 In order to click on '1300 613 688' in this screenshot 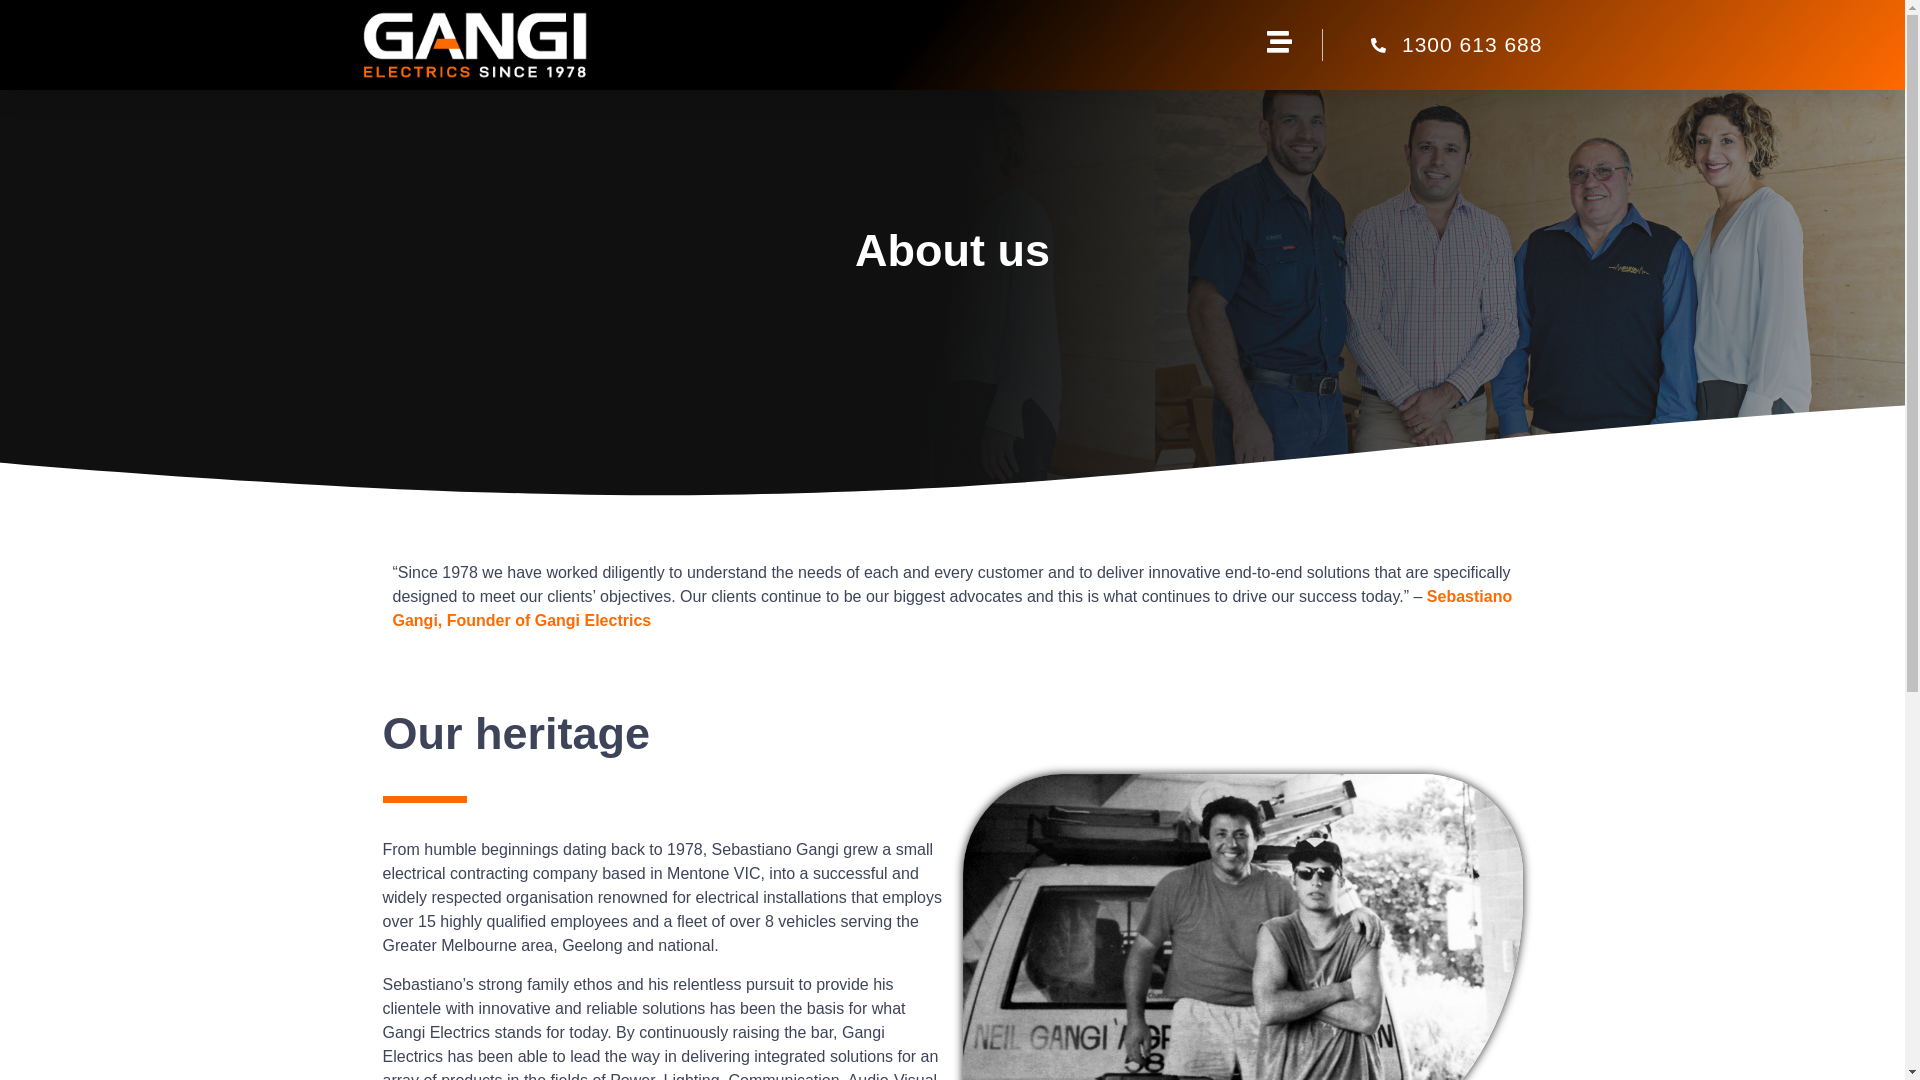, I will do `click(1431, 45)`.